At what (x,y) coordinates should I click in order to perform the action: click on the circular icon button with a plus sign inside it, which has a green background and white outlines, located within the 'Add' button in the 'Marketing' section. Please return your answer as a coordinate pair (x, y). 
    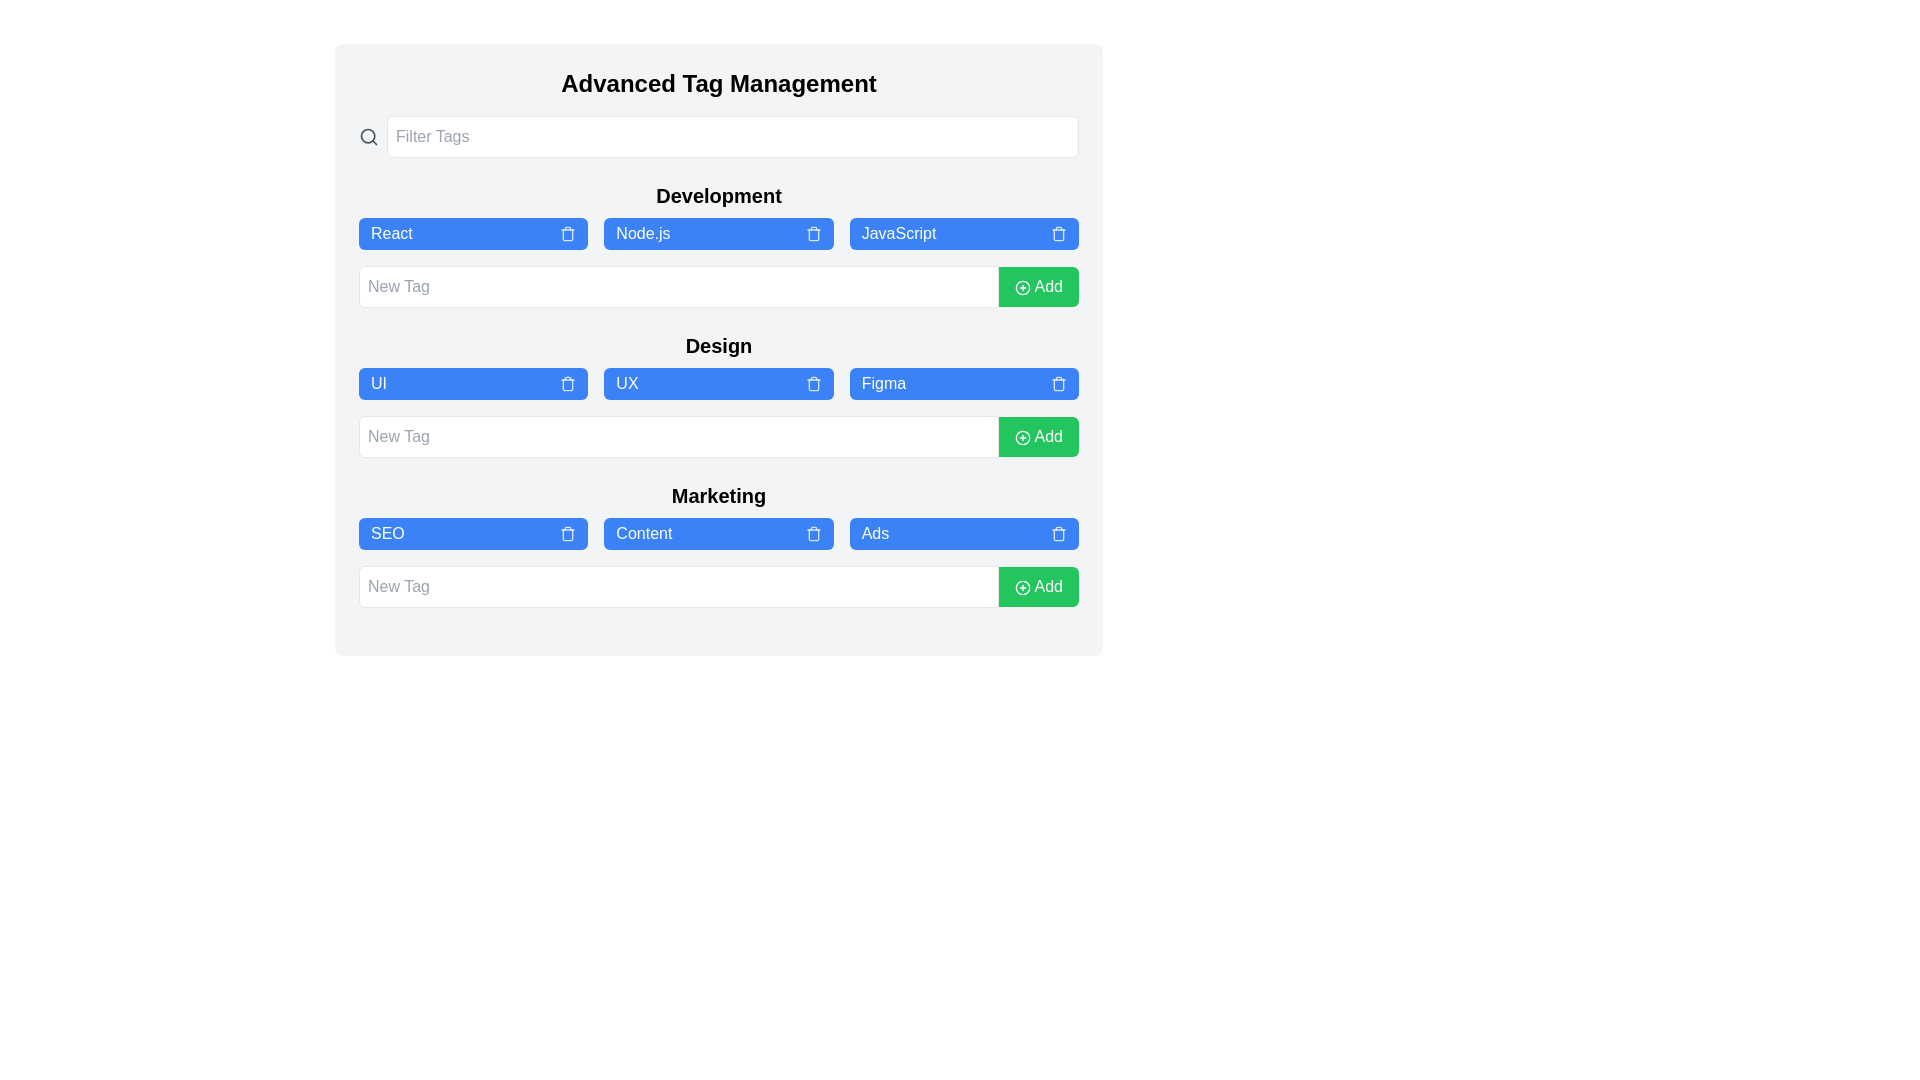
    Looking at the image, I should click on (1022, 586).